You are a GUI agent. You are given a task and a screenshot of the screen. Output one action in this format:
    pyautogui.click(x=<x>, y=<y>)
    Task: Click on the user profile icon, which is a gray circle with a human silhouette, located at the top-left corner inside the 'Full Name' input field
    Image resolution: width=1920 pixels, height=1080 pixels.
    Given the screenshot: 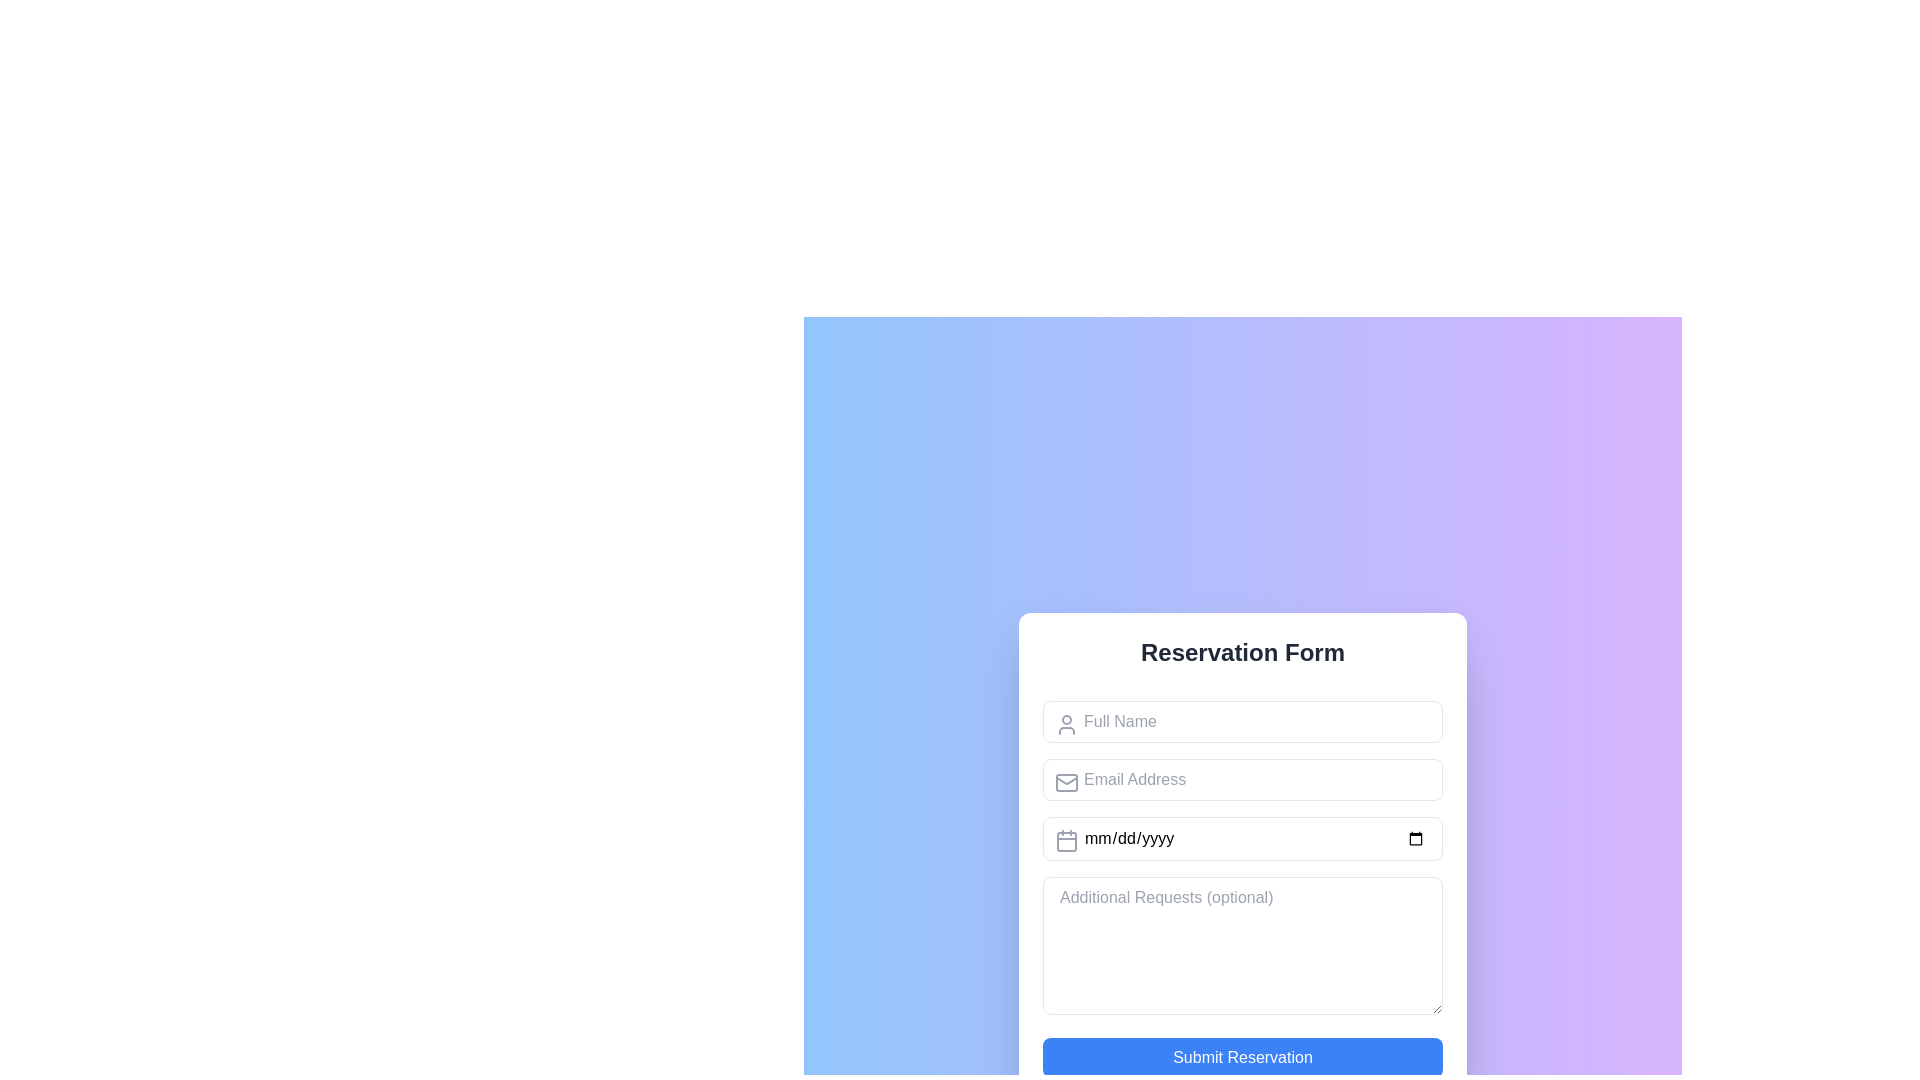 What is the action you would take?
    pyautogui.click(x=1065, y=724)
    